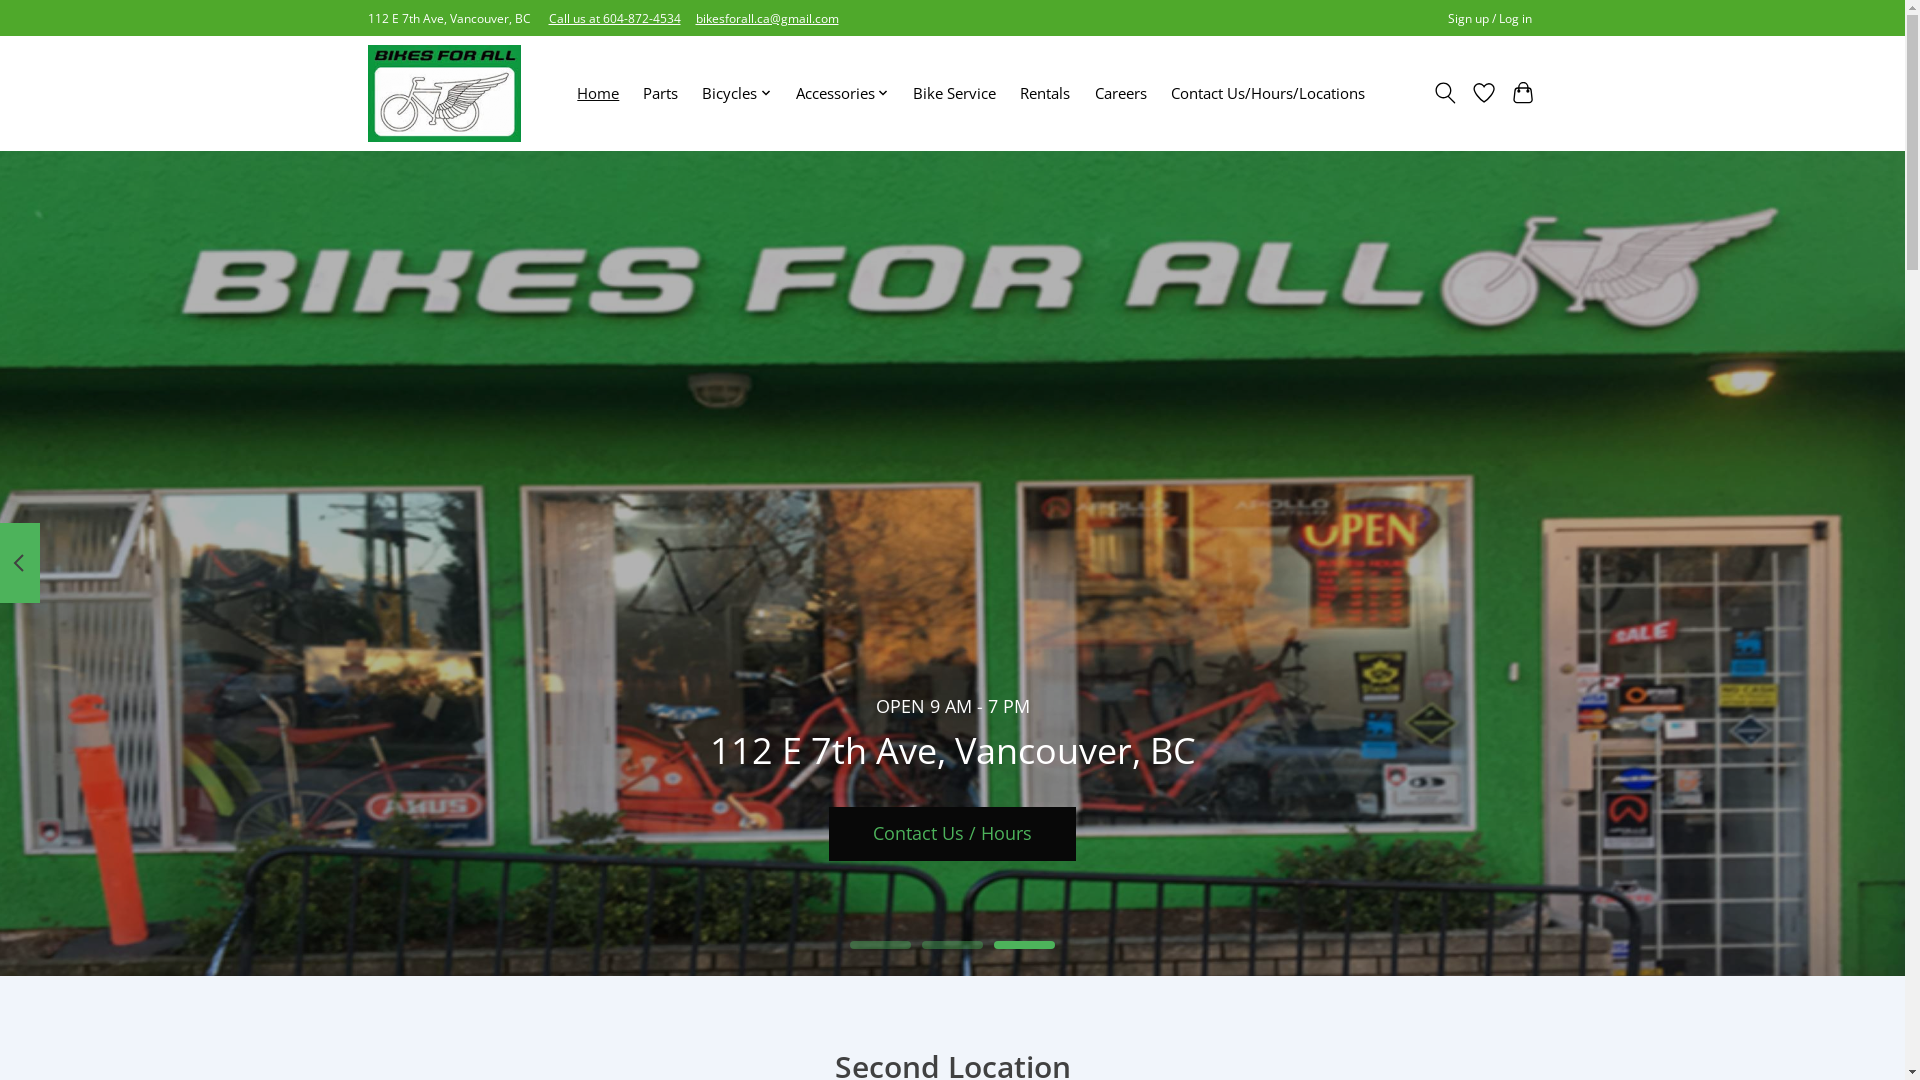 This screenshot has height=1080, width=1920. Describe the element at coordinates (843, 93) in the screenshot. I see `'Accessories'` at that location.